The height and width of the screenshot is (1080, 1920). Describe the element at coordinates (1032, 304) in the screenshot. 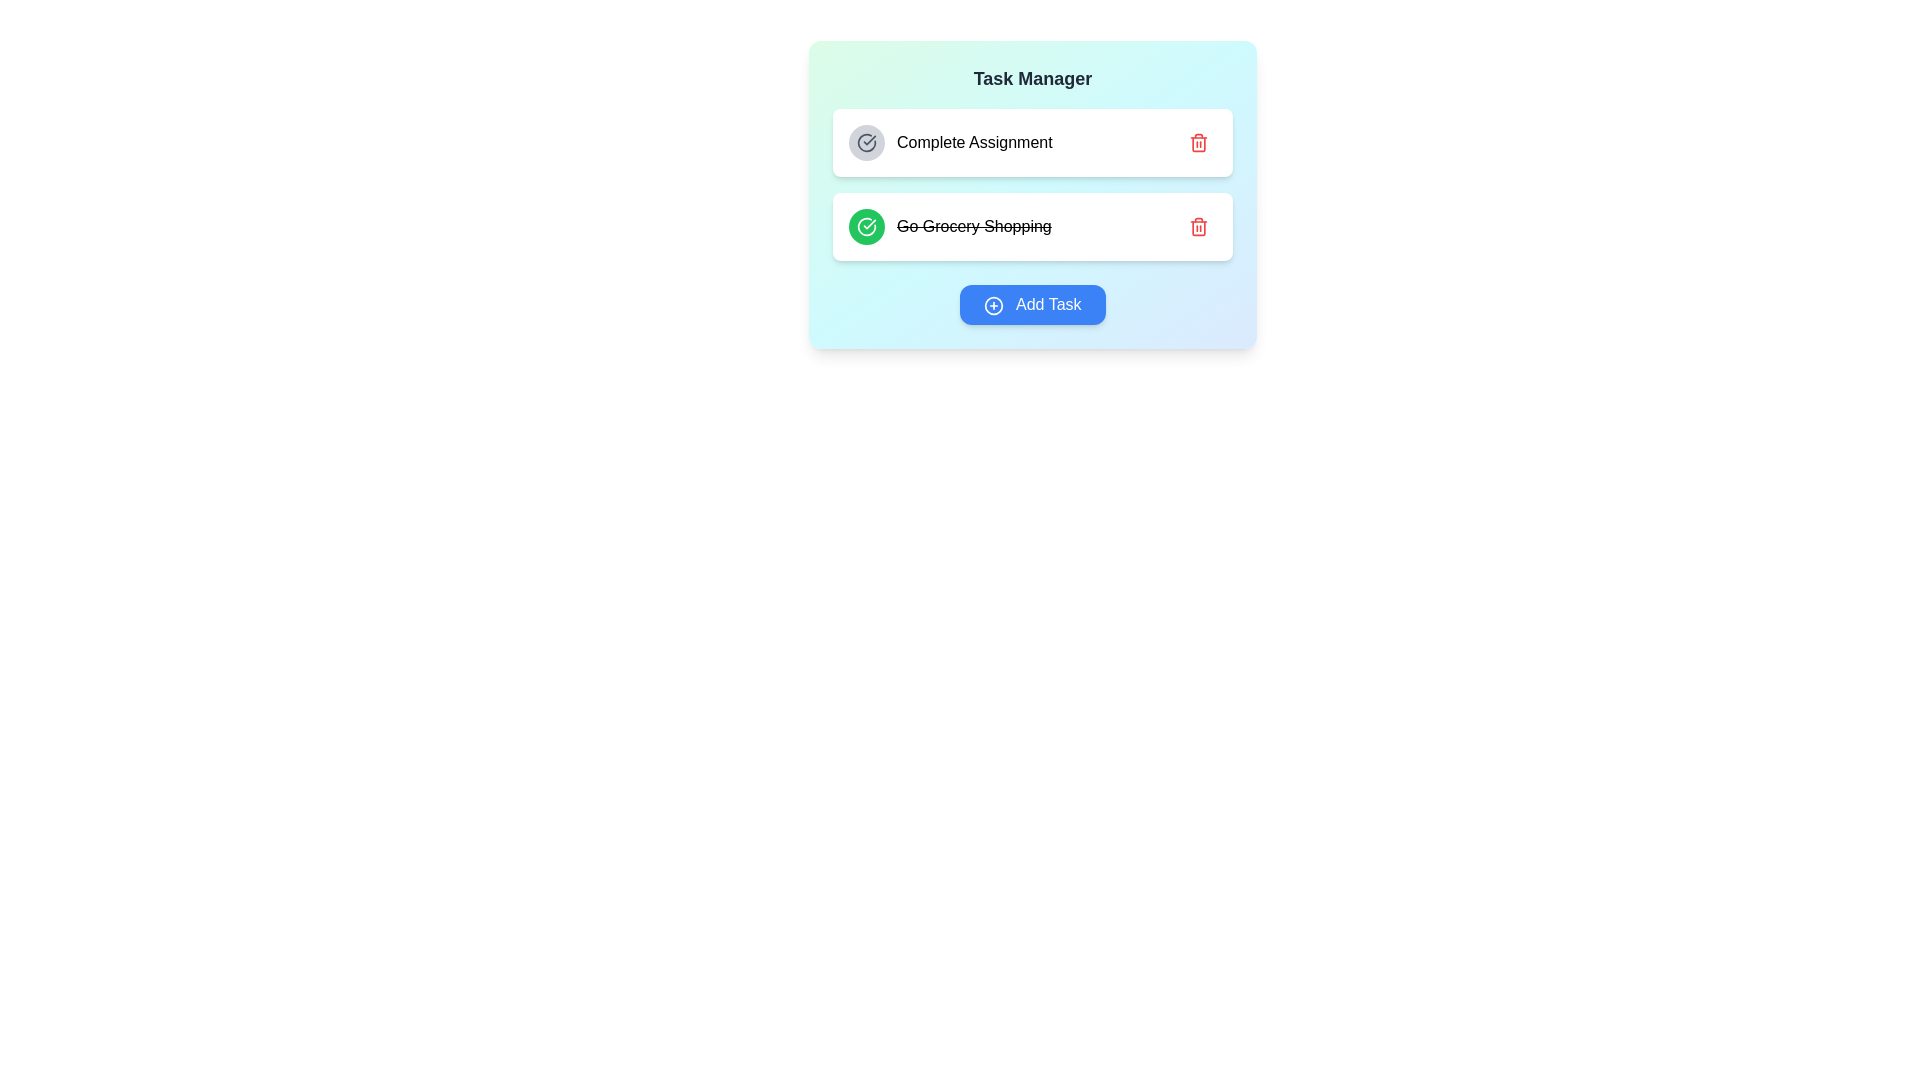

I see `the rounded rectangular button with a blue background and white text reading 'Add Task'` at that location.